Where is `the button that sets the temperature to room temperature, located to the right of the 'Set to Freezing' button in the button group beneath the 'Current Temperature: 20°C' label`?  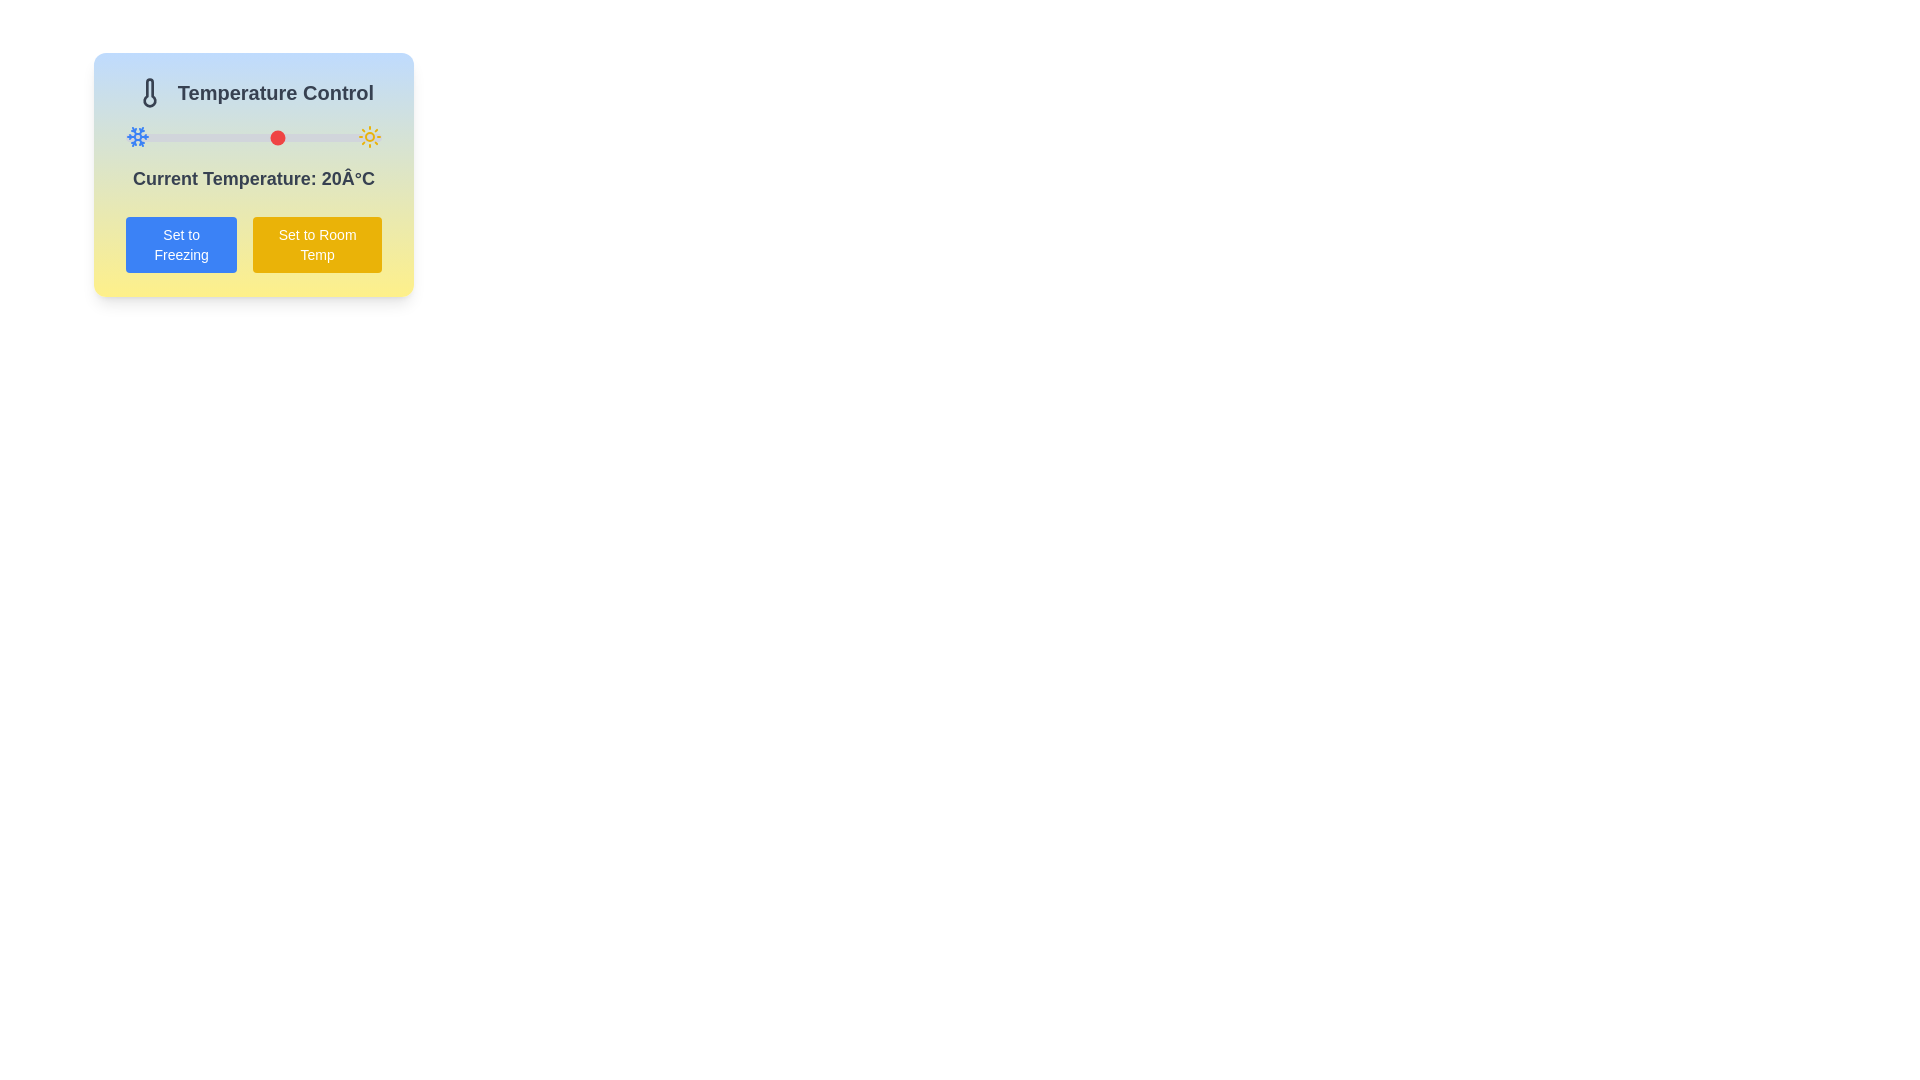 the button that sets the temperature to room temperature, located to the right of the 'Set to Freezing' button in the button group beneath the 'Current Temperature: 20°C' label is located at coordinates (316, 244).